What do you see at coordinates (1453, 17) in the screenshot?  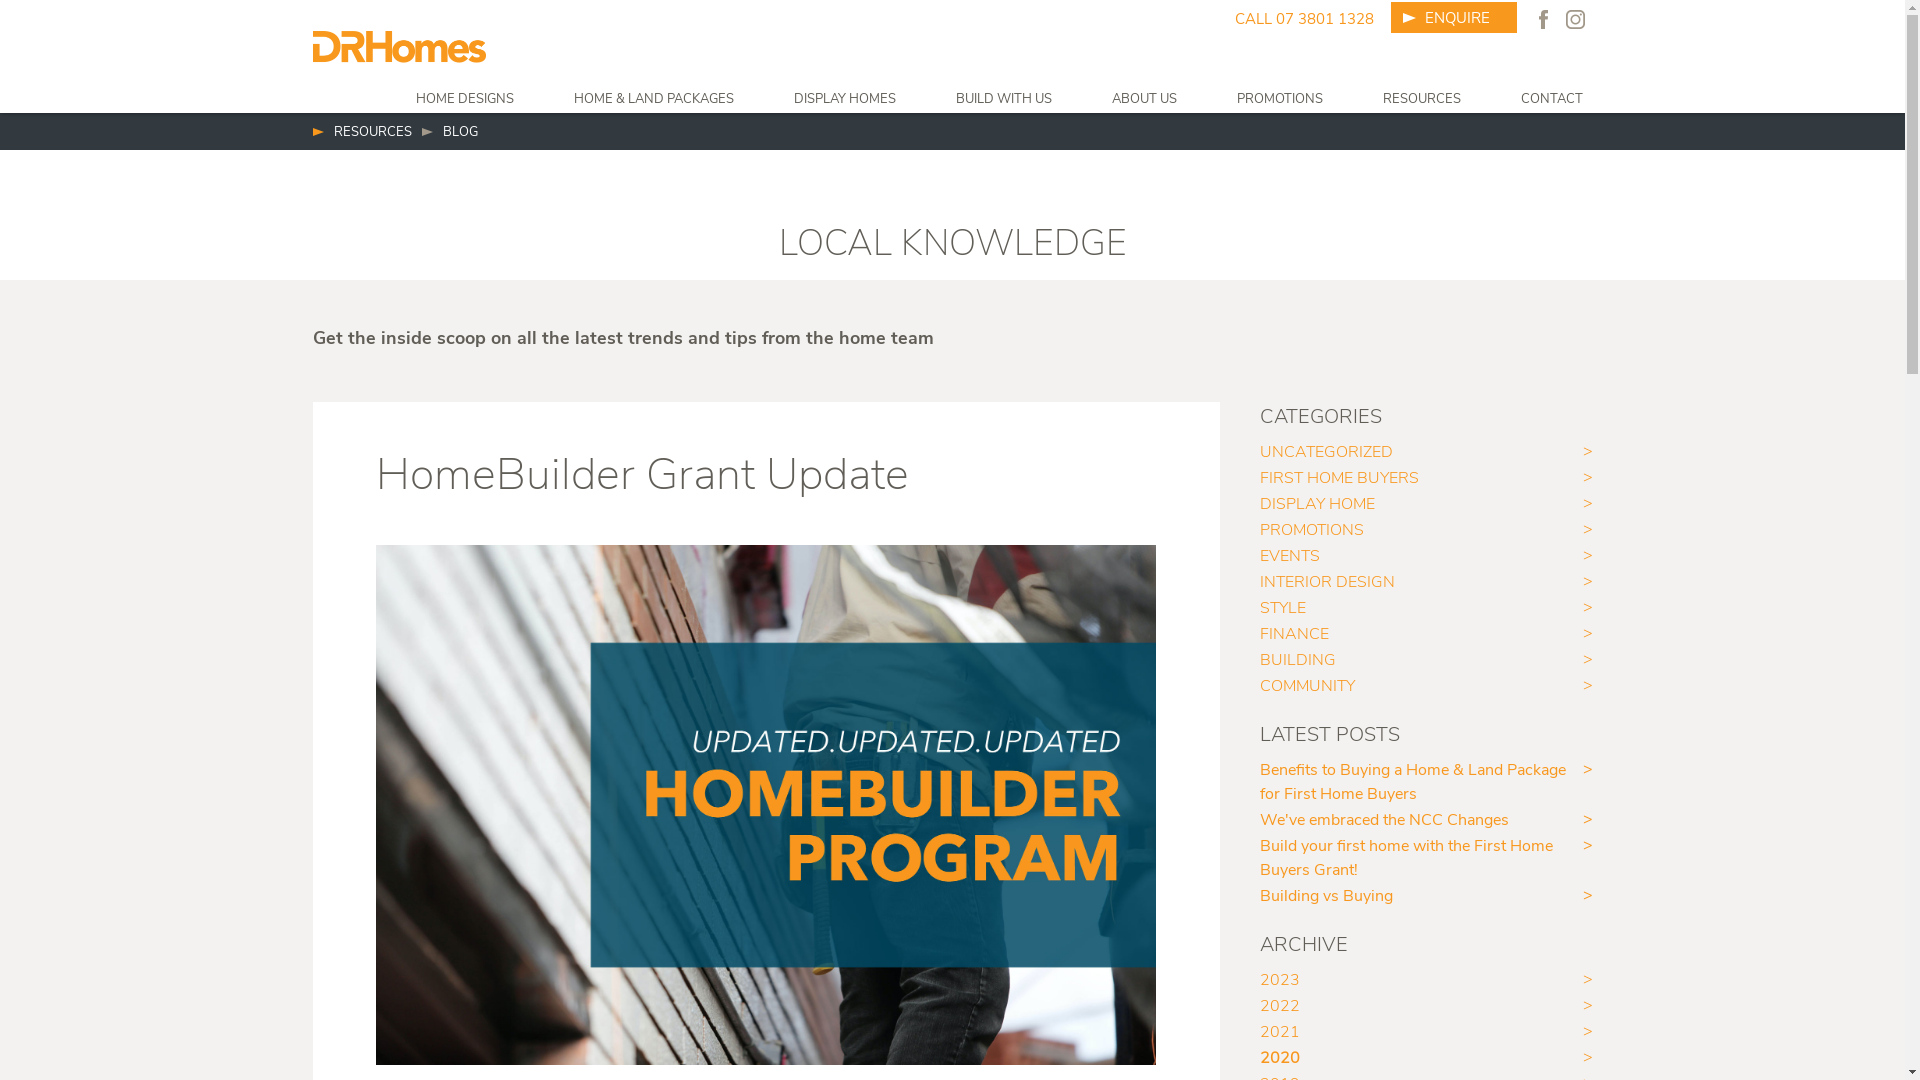 I see `'ENQUIRE'` at bounding box center [1453, 17].